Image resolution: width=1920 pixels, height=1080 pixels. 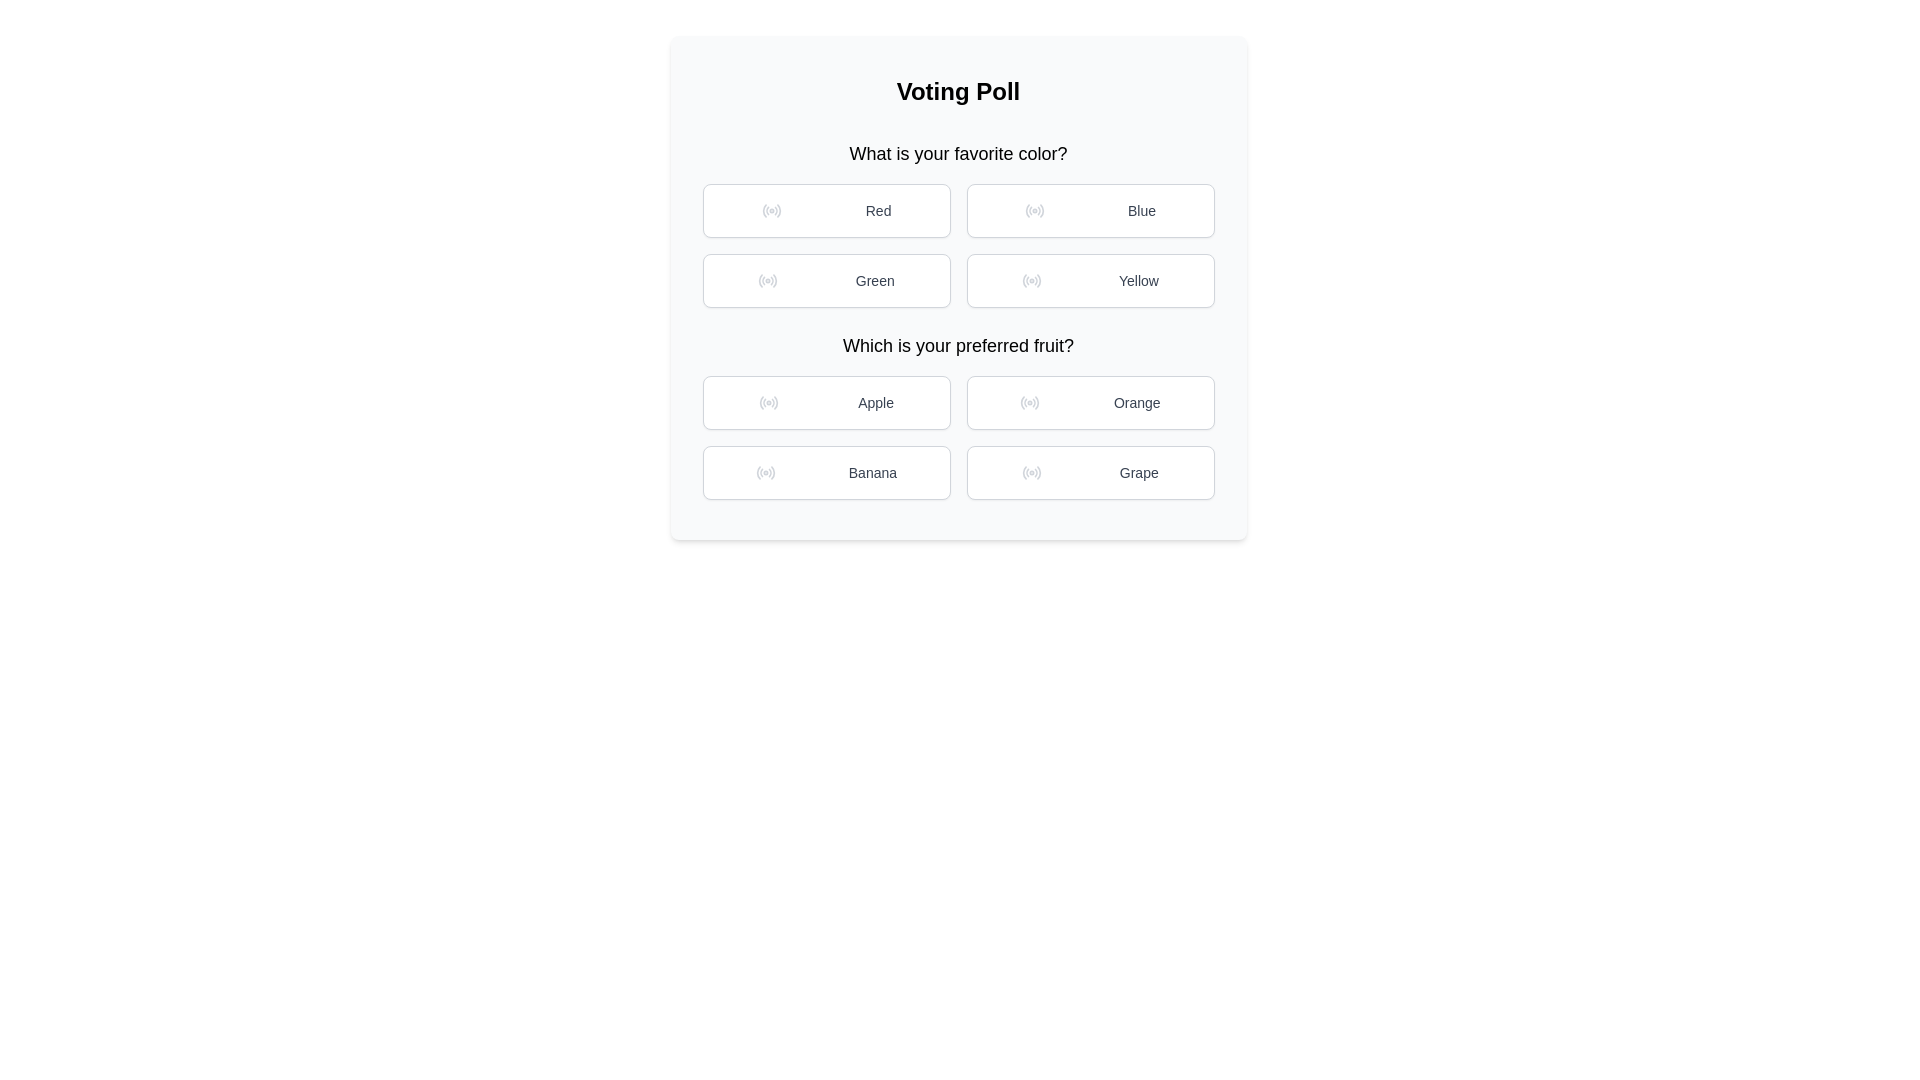 I want to click on items around the Interactive selection group within the 'Voting Poll', so click(x=957, y=319).